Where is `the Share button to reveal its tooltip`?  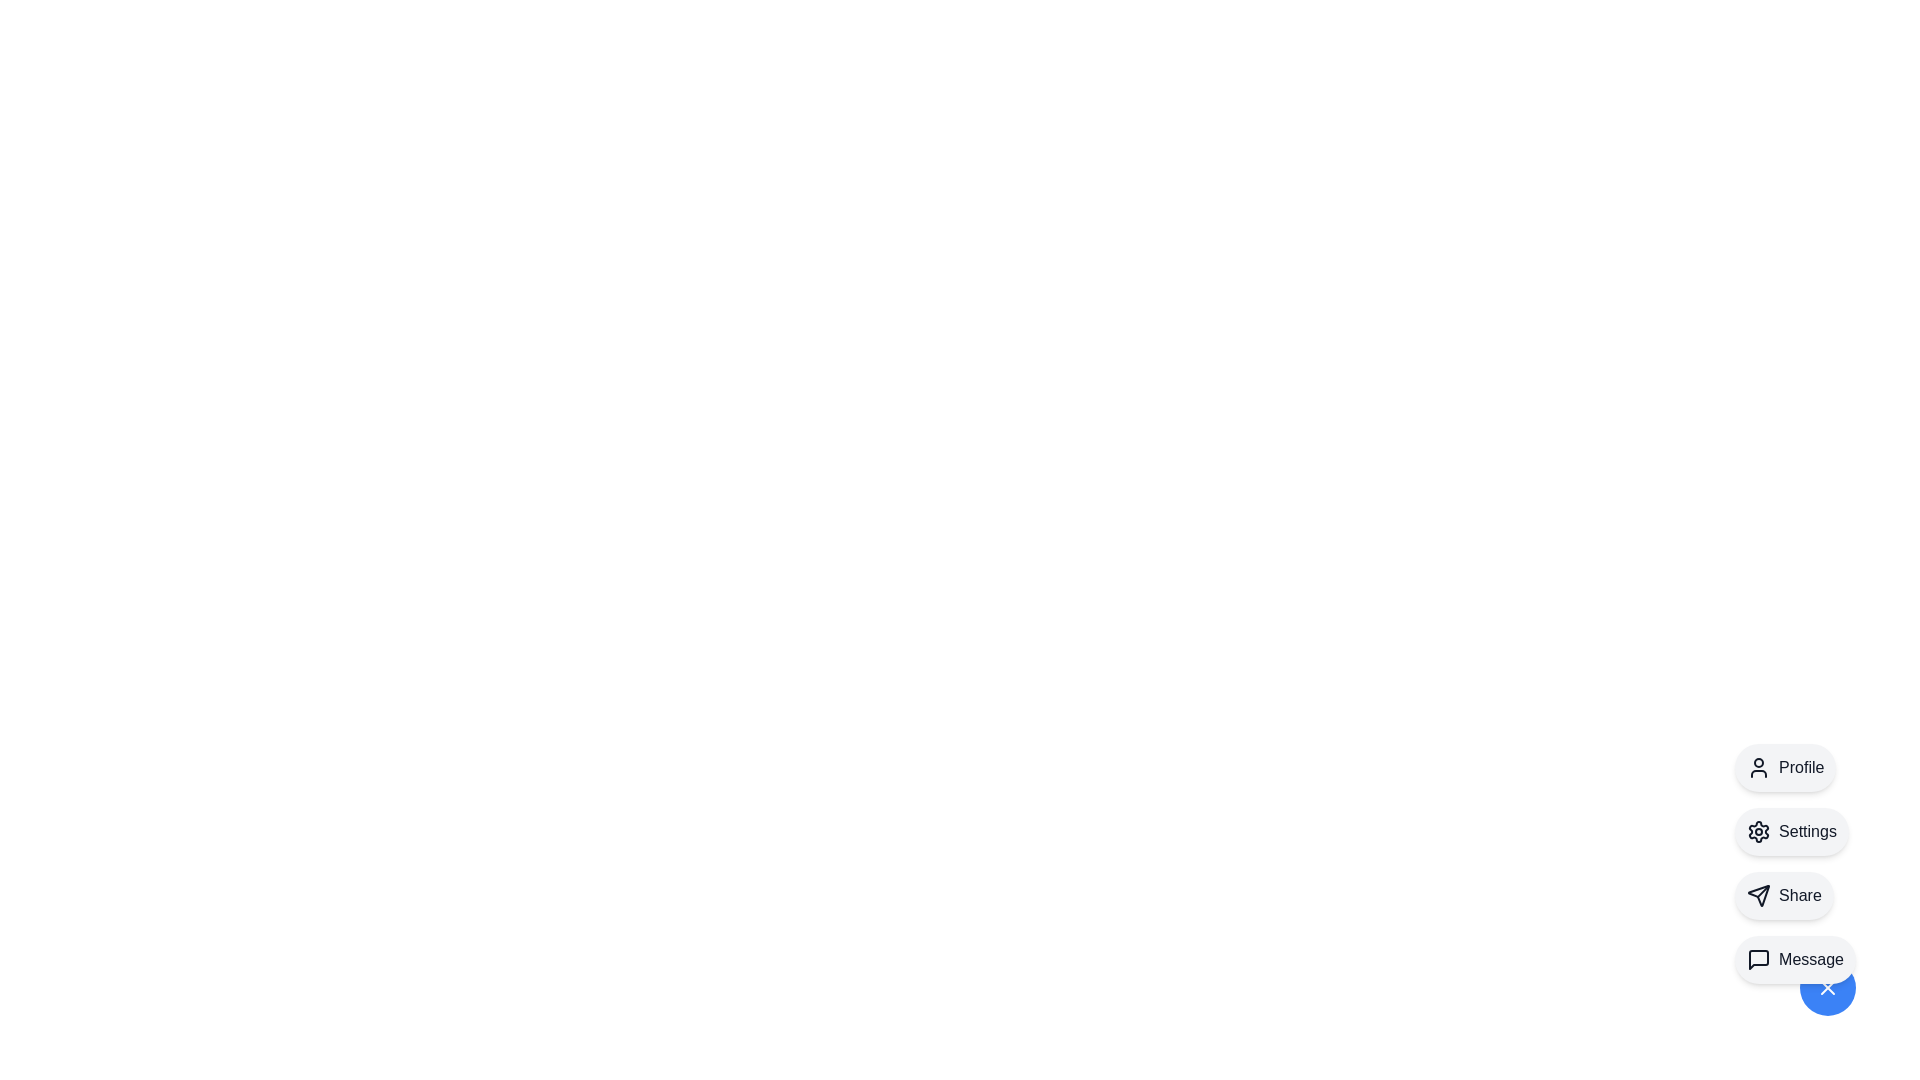
the Share button to reveal its tooltip is located at coordinates (1784, 894).